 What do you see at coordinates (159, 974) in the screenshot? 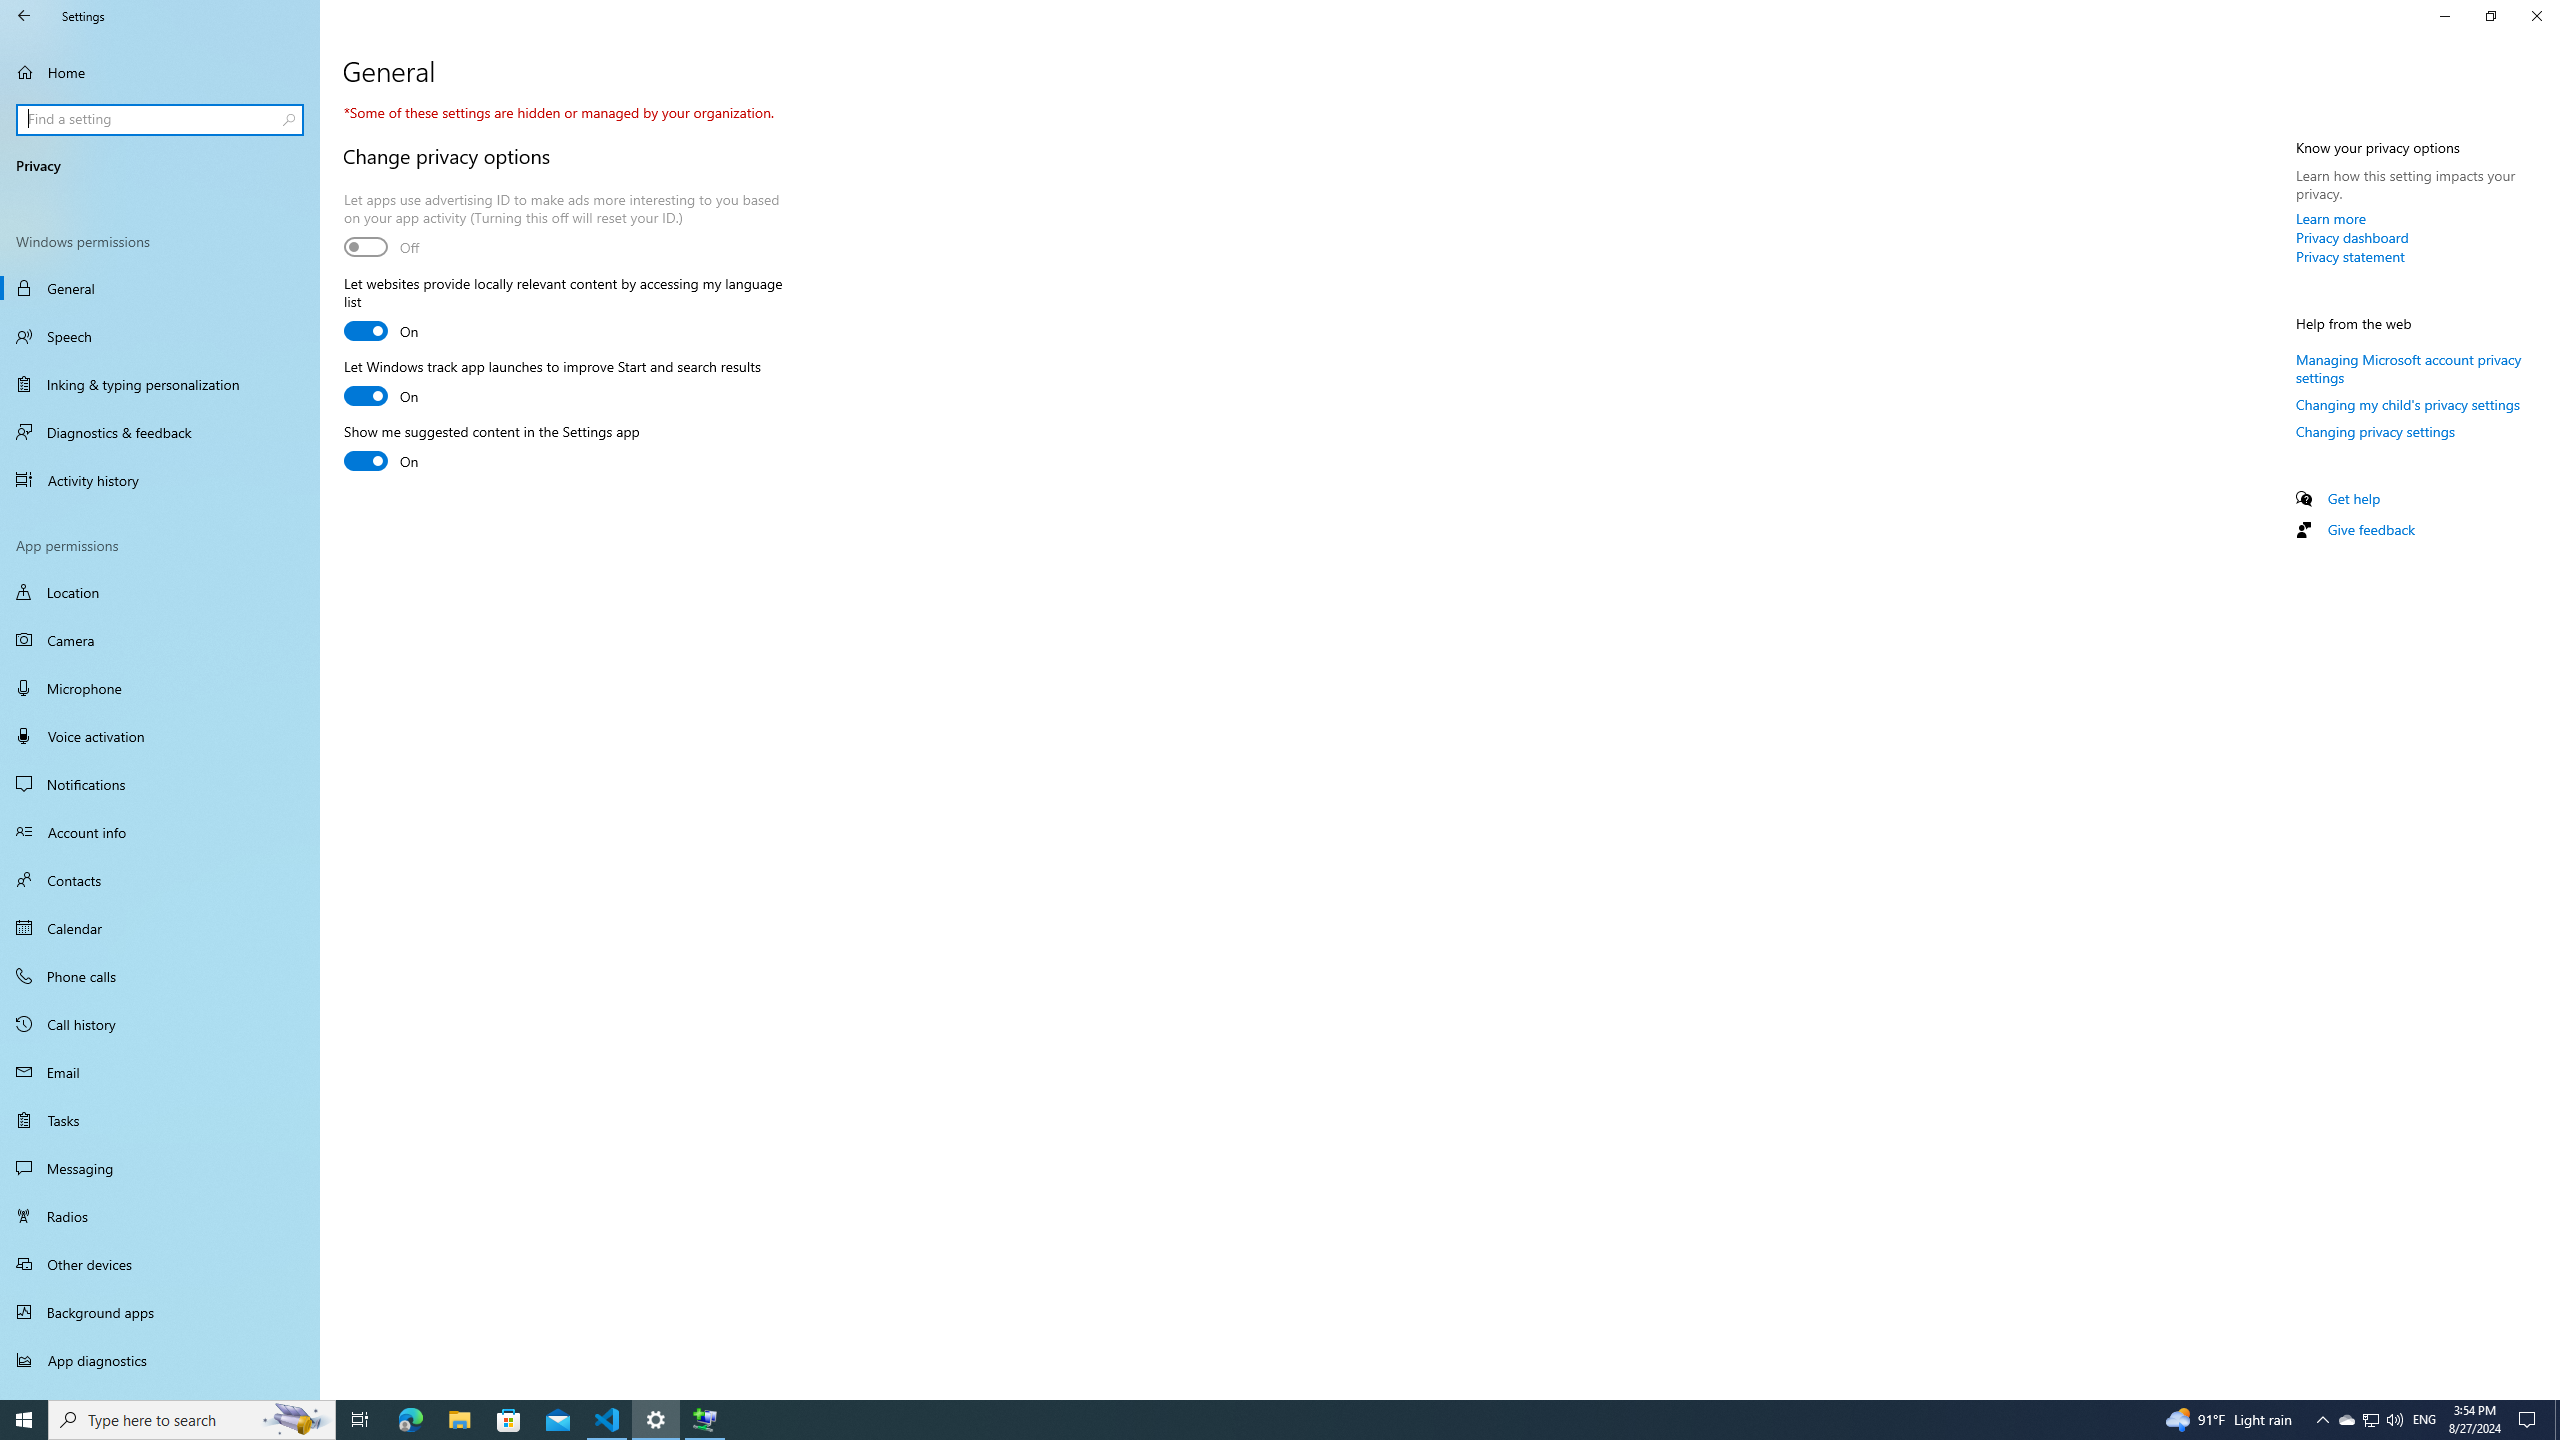
I see `'Phone calls'` at bounding box center [159, 974].